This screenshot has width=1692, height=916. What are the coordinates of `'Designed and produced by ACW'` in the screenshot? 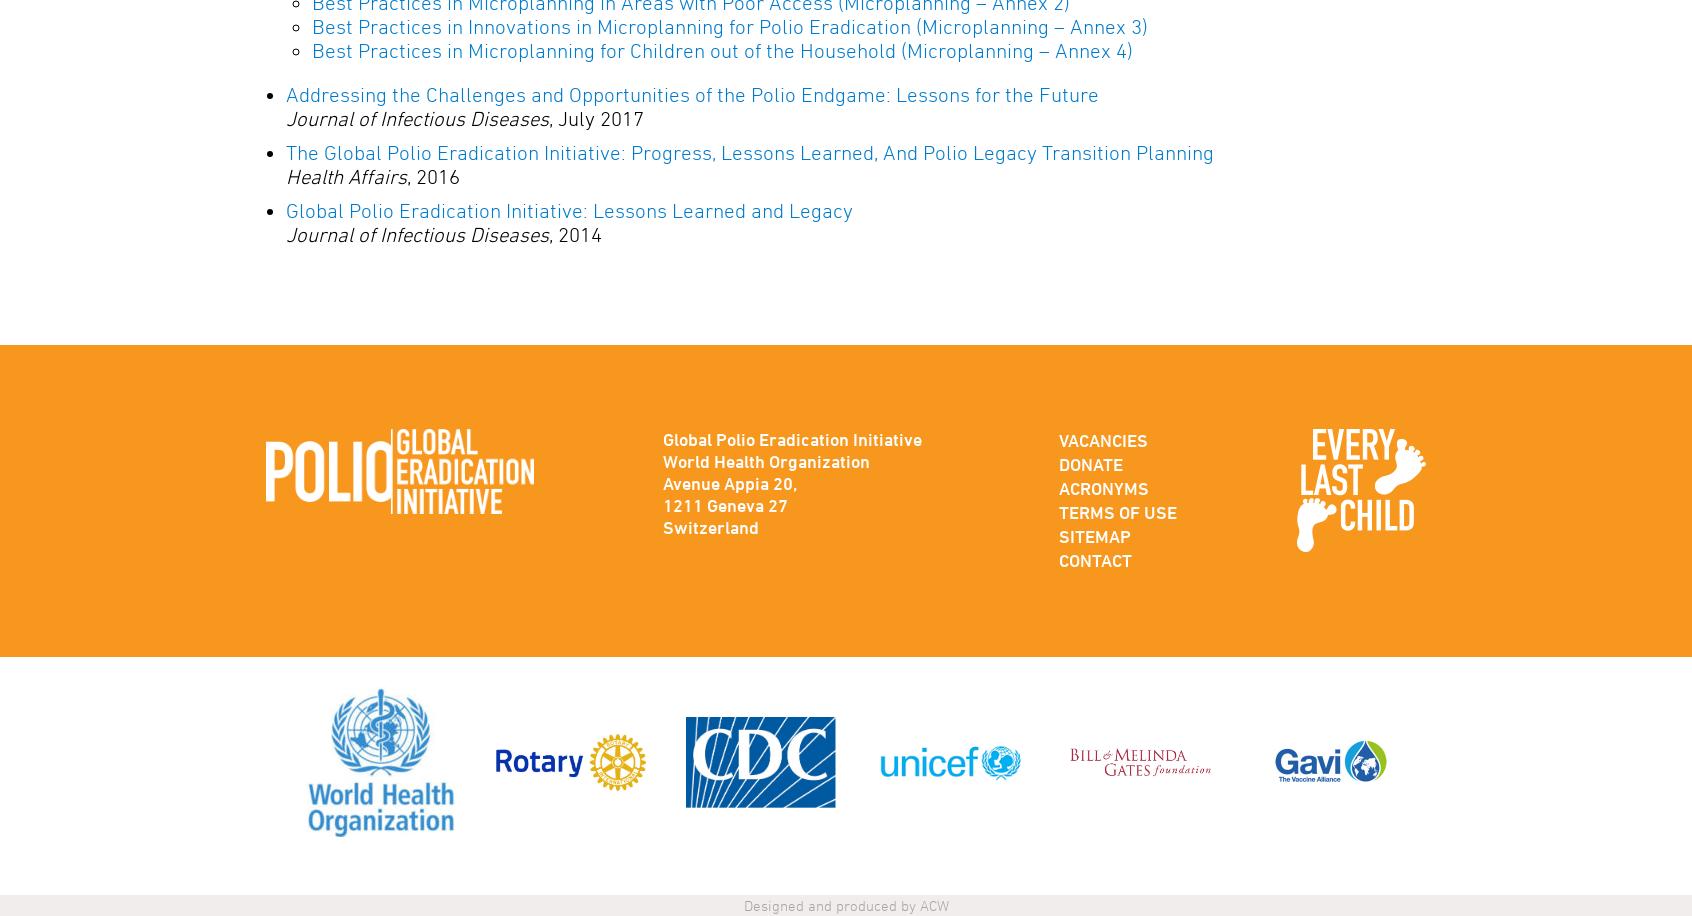 It's located at (845, 904).